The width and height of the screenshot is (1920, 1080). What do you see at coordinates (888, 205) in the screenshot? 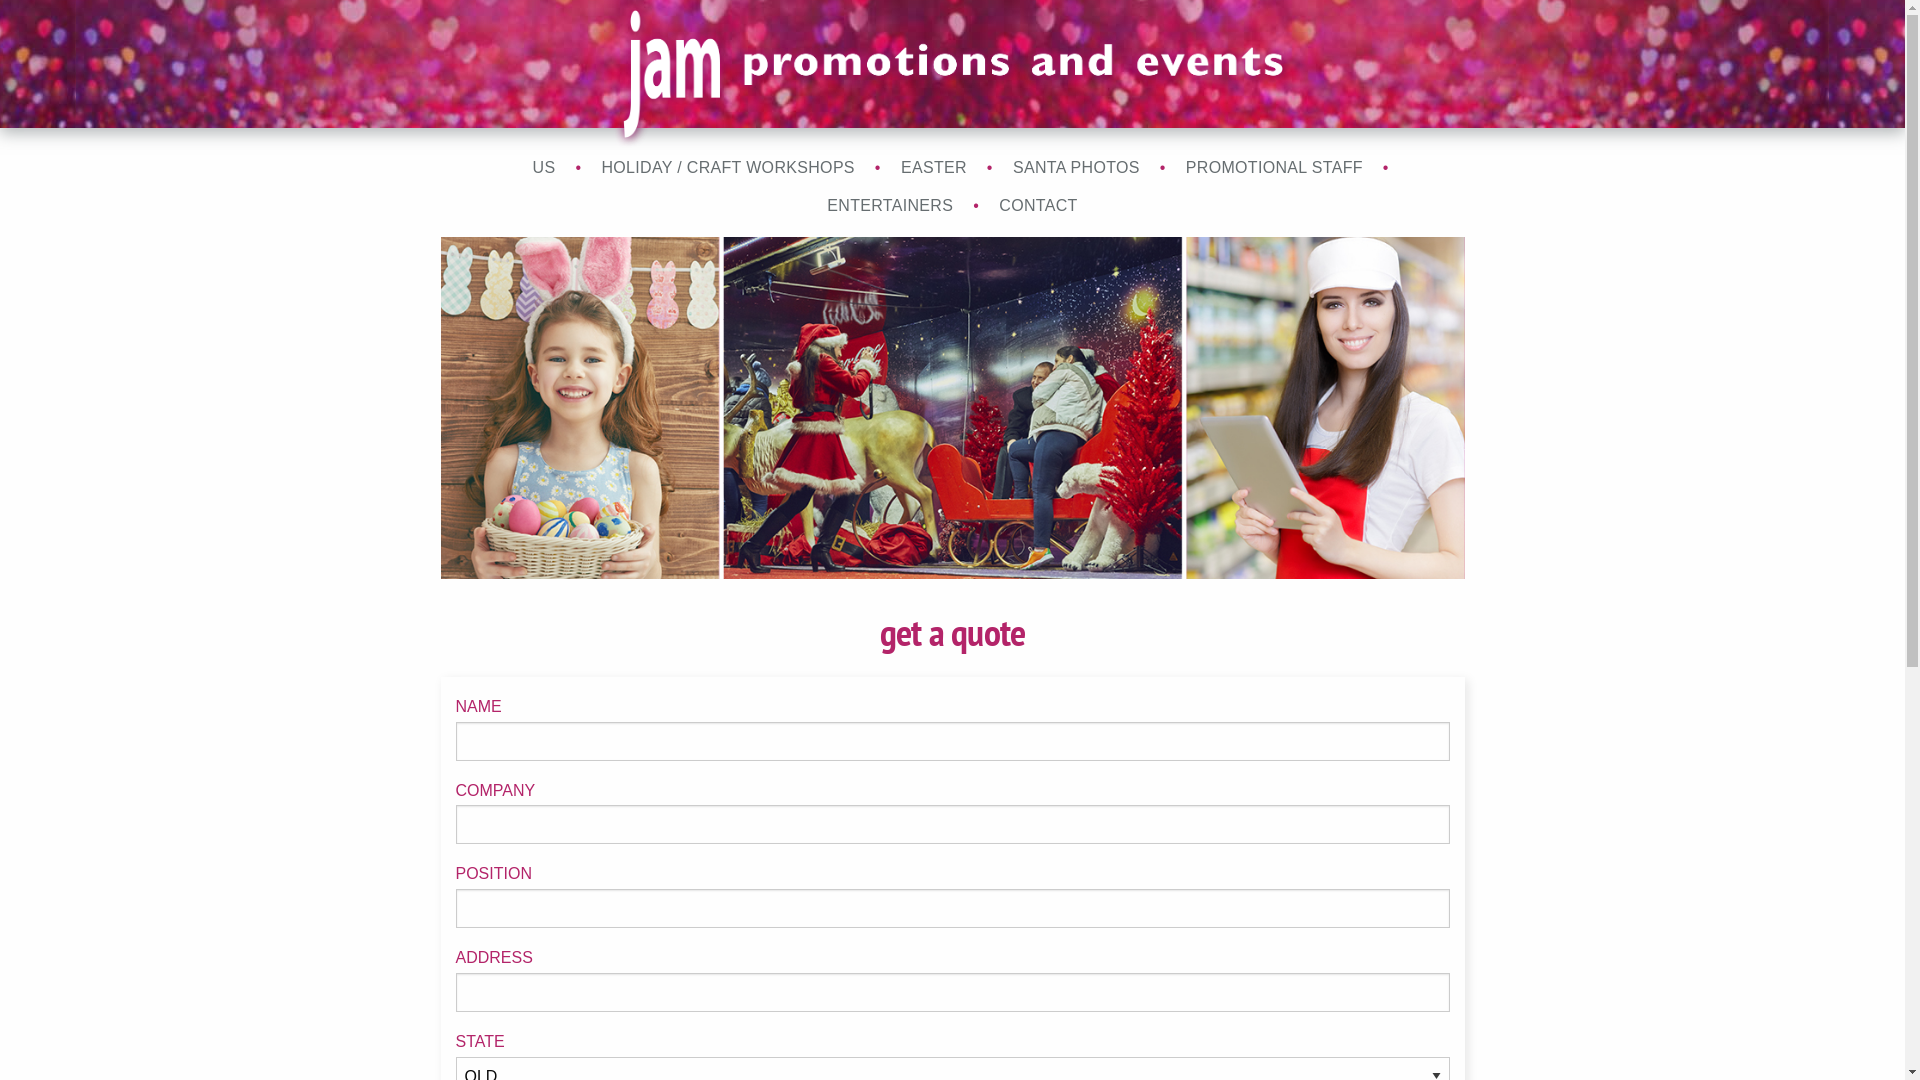
I see `'ENTERTAINERS'` at bounding box center [888, 205].